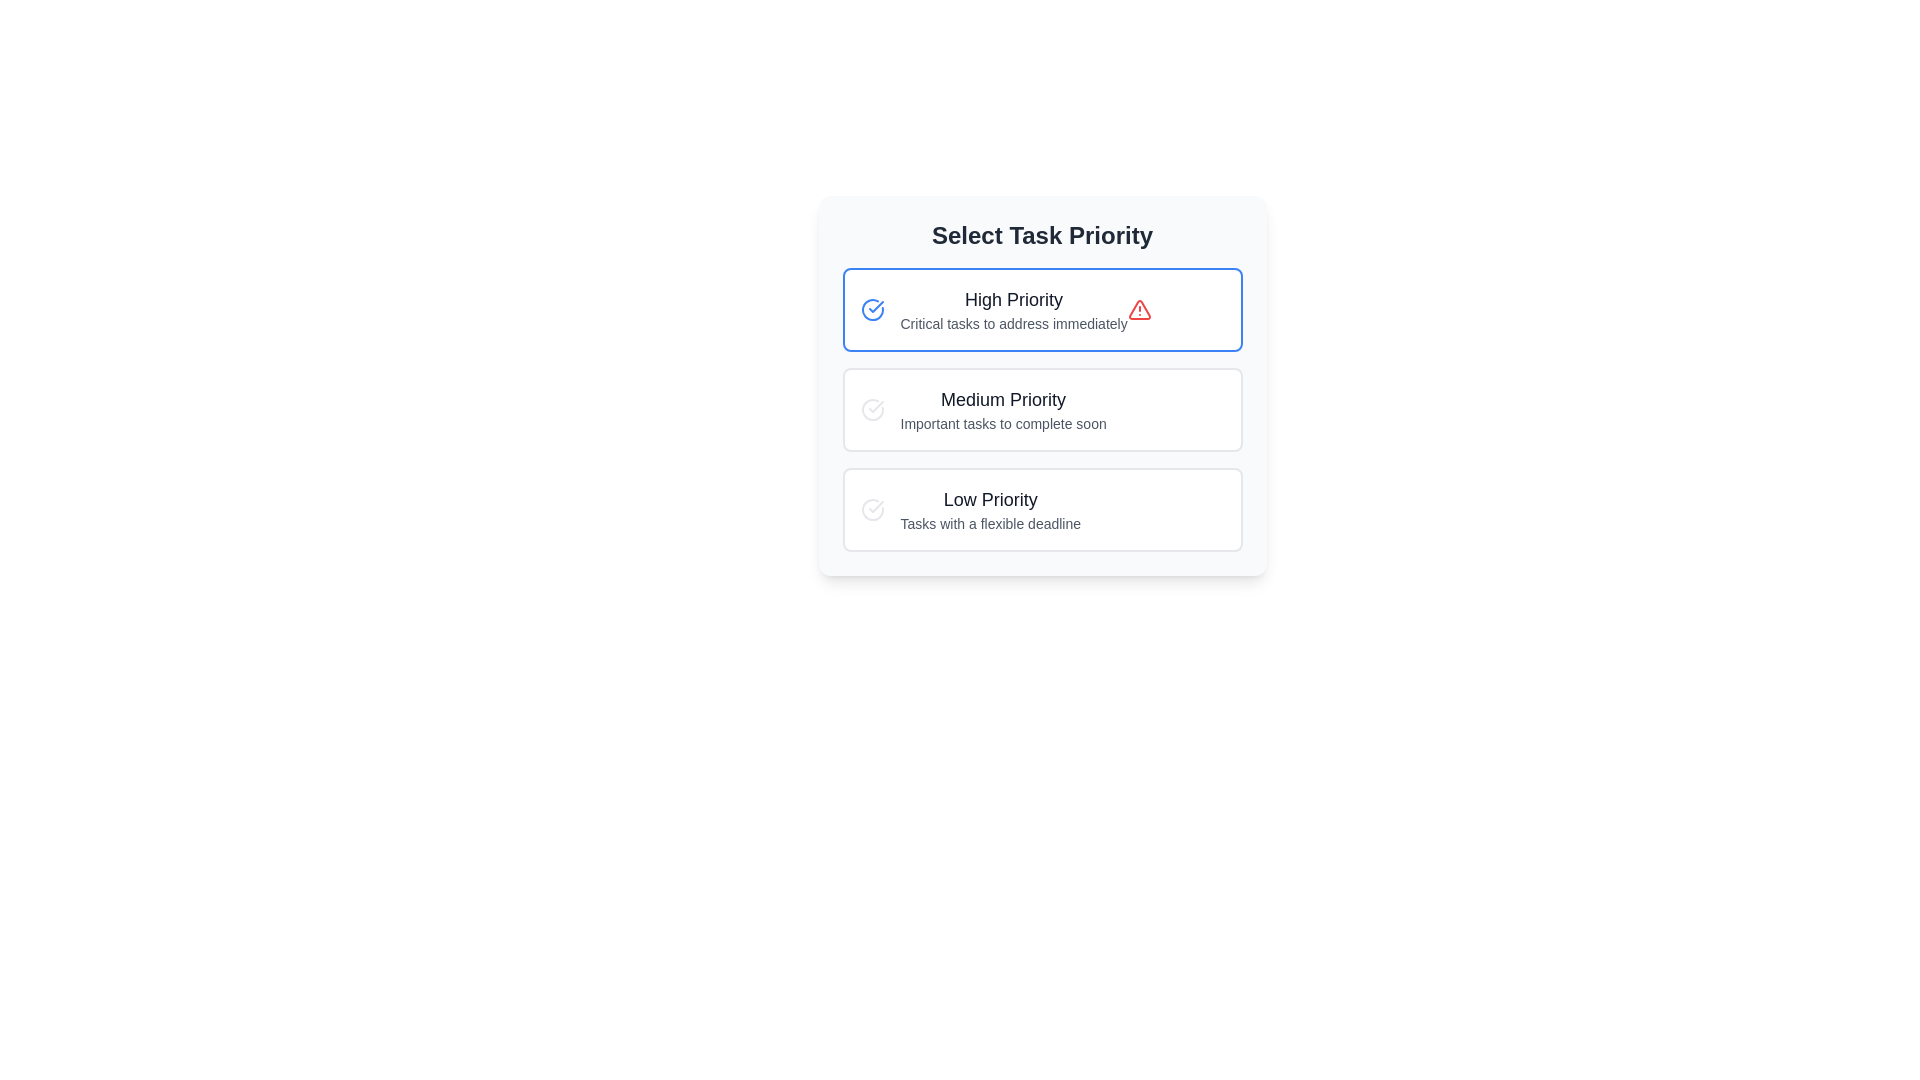 The height and width of the screenshot is (1080, 1920). Describe the element at coordinates (1014, 309) in the screenshot. I see `the 'High Priority' label which is located above the 'Medium Priority' and 'Low Priority' entries in the vertically stacked list` at that location.